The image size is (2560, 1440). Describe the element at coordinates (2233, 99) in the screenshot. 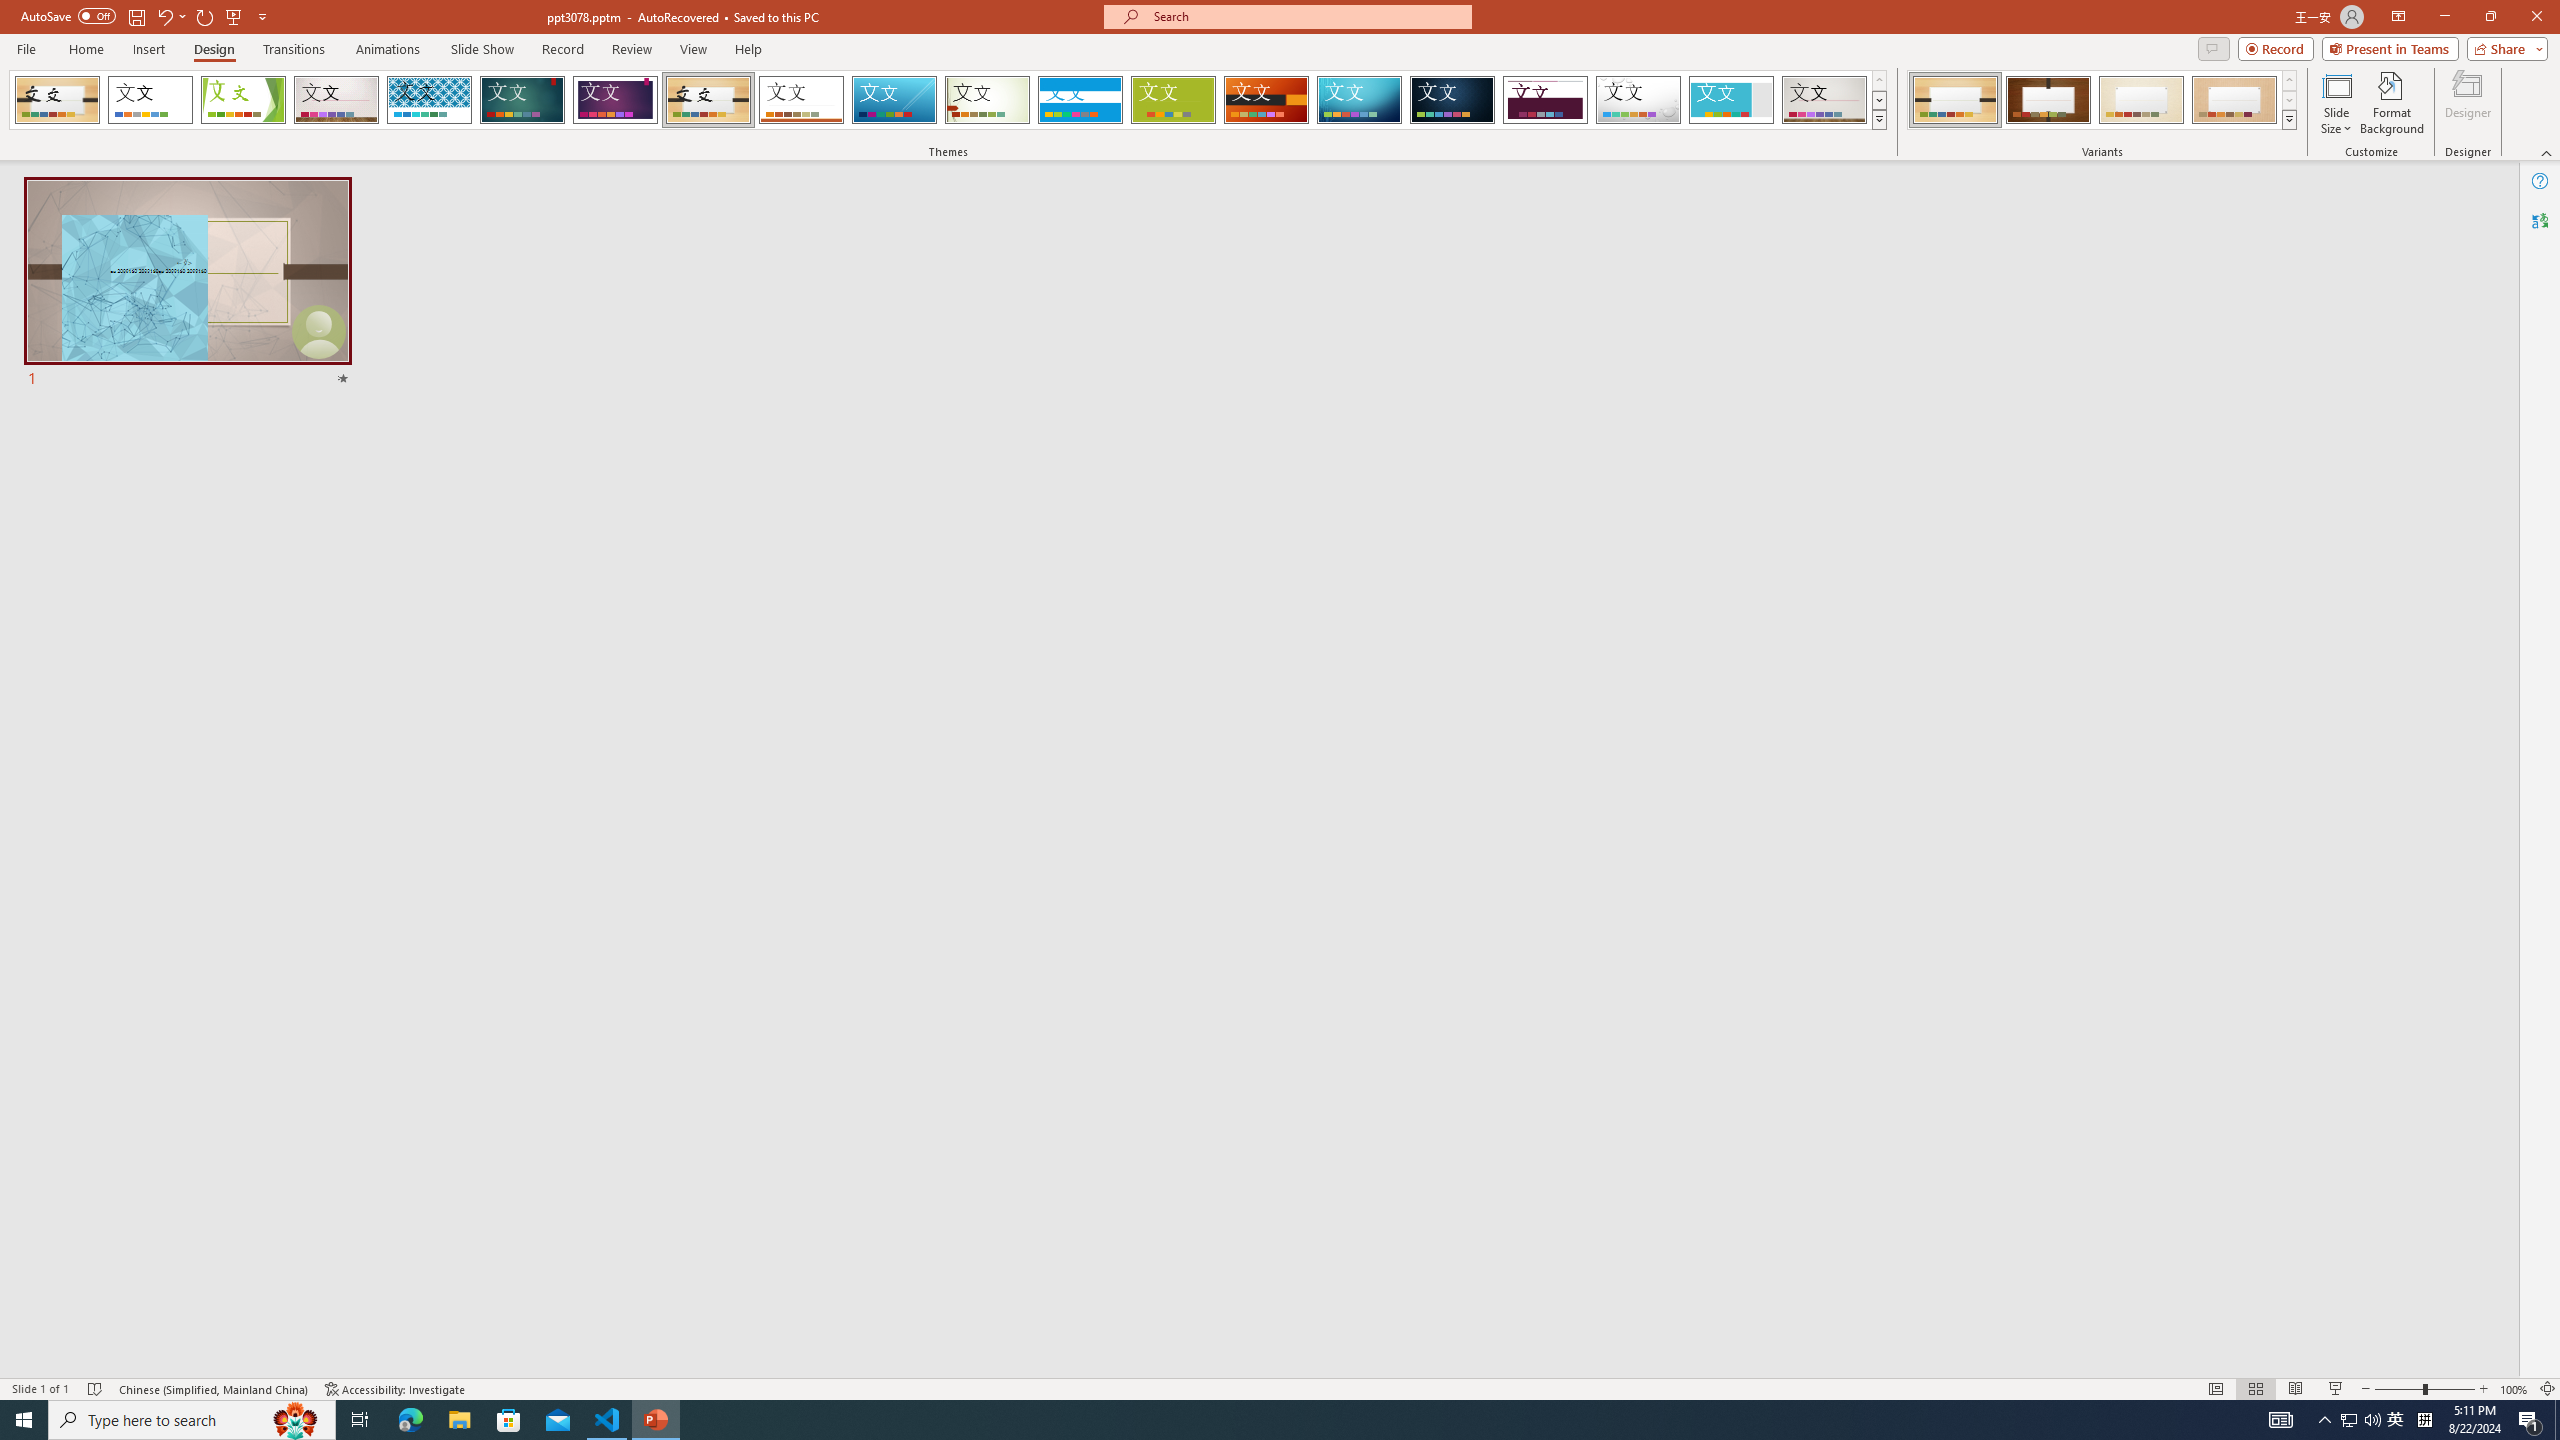

I see `'Organic Variant 4'` at that location.